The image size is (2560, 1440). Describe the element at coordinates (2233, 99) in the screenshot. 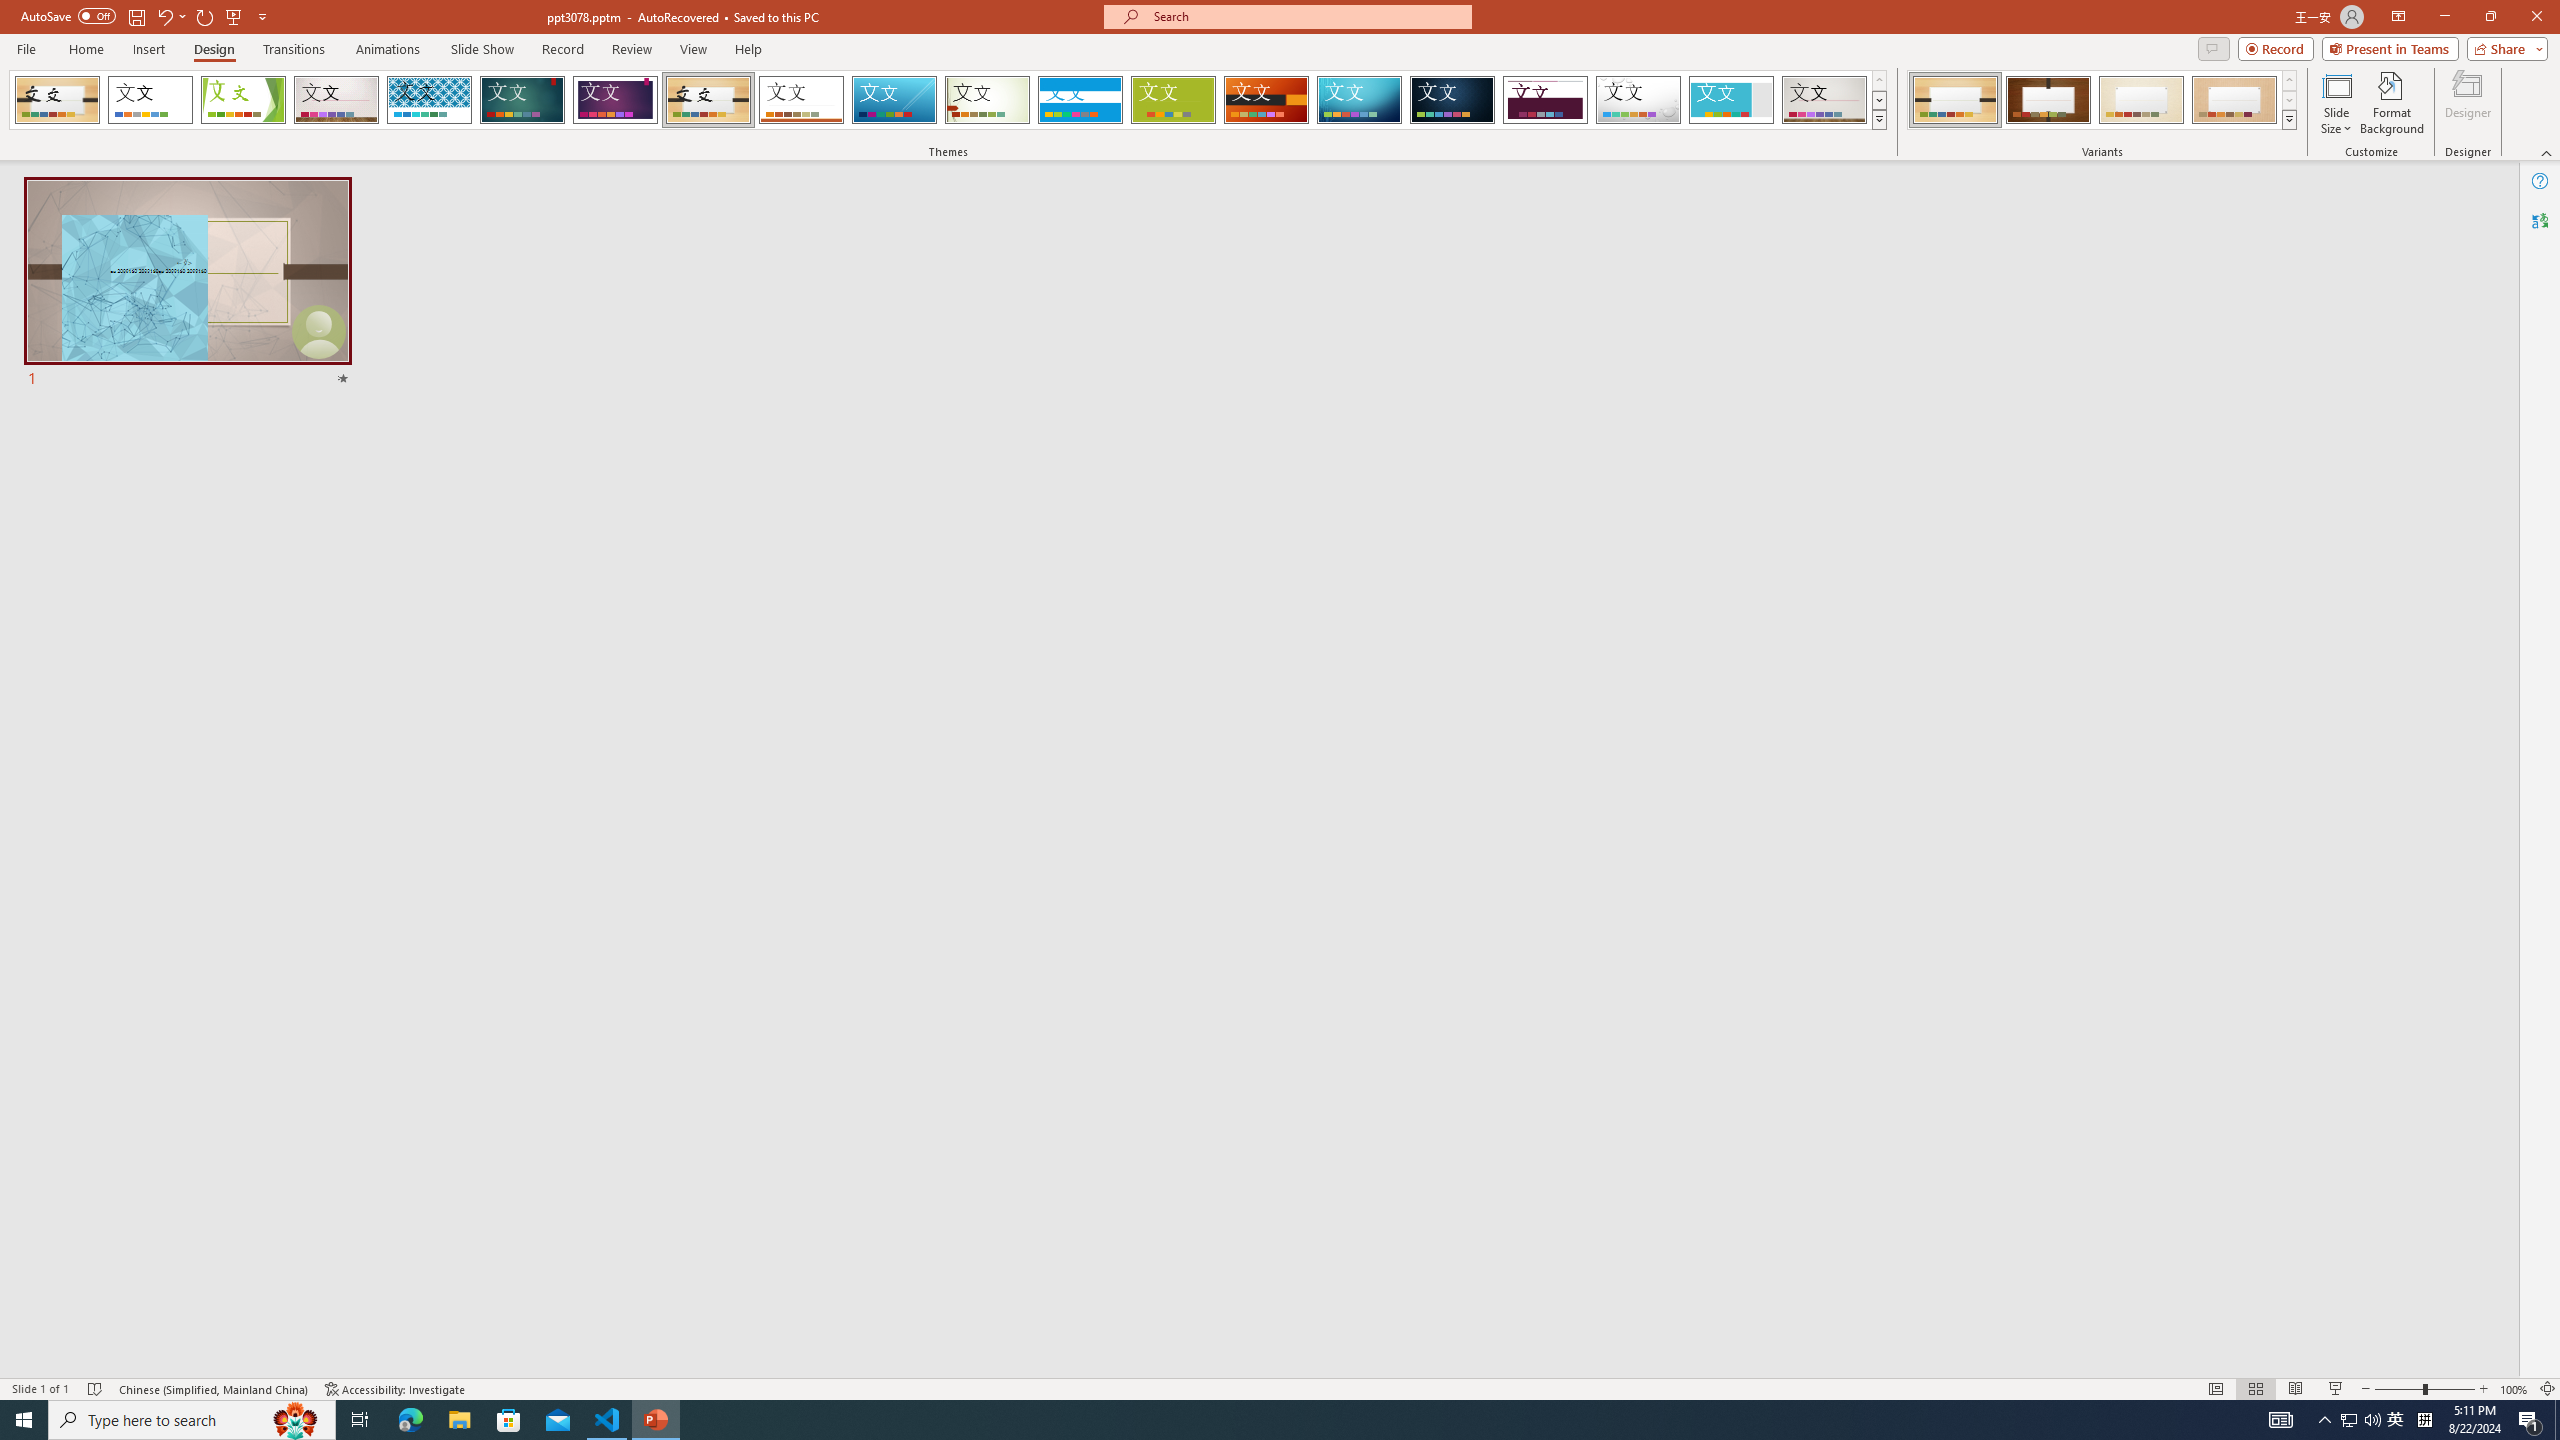

I see `'Organic Variant 4'` at that location.